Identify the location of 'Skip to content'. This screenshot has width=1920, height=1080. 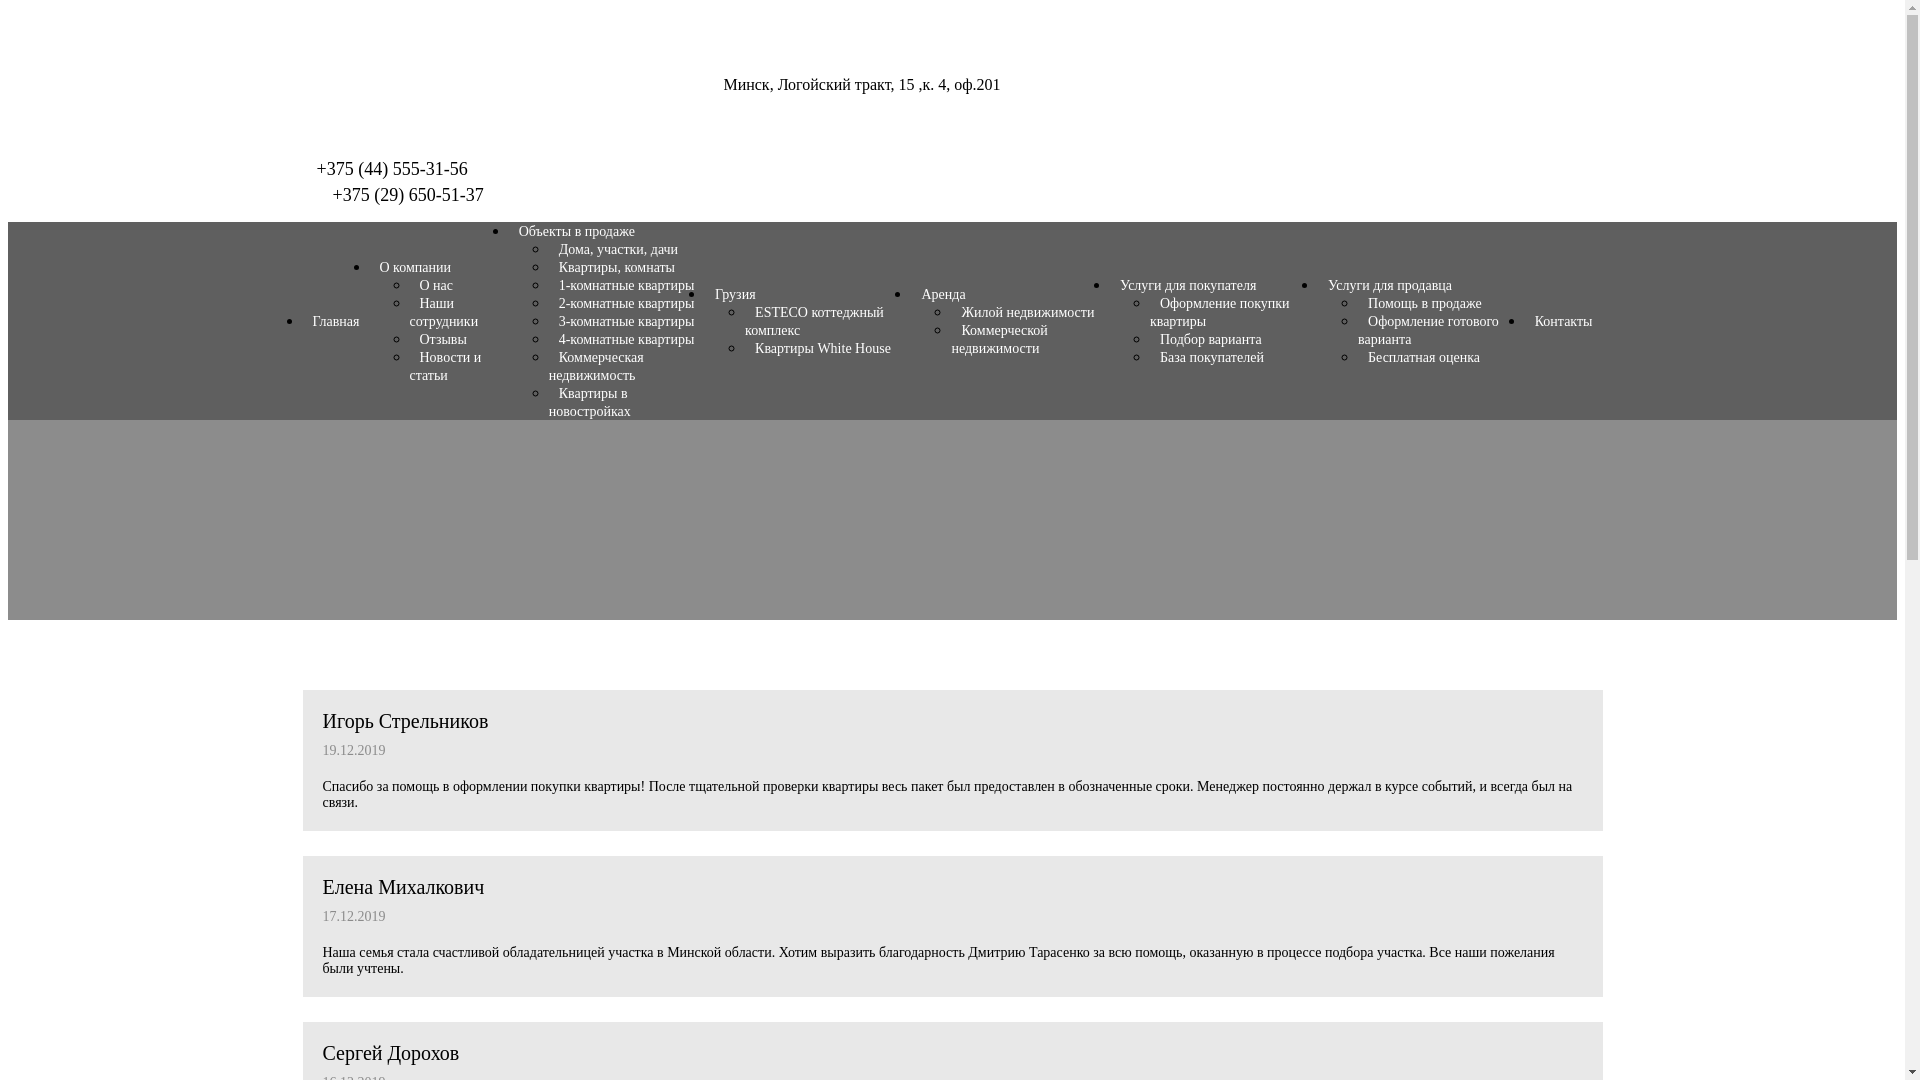
(6, 7).